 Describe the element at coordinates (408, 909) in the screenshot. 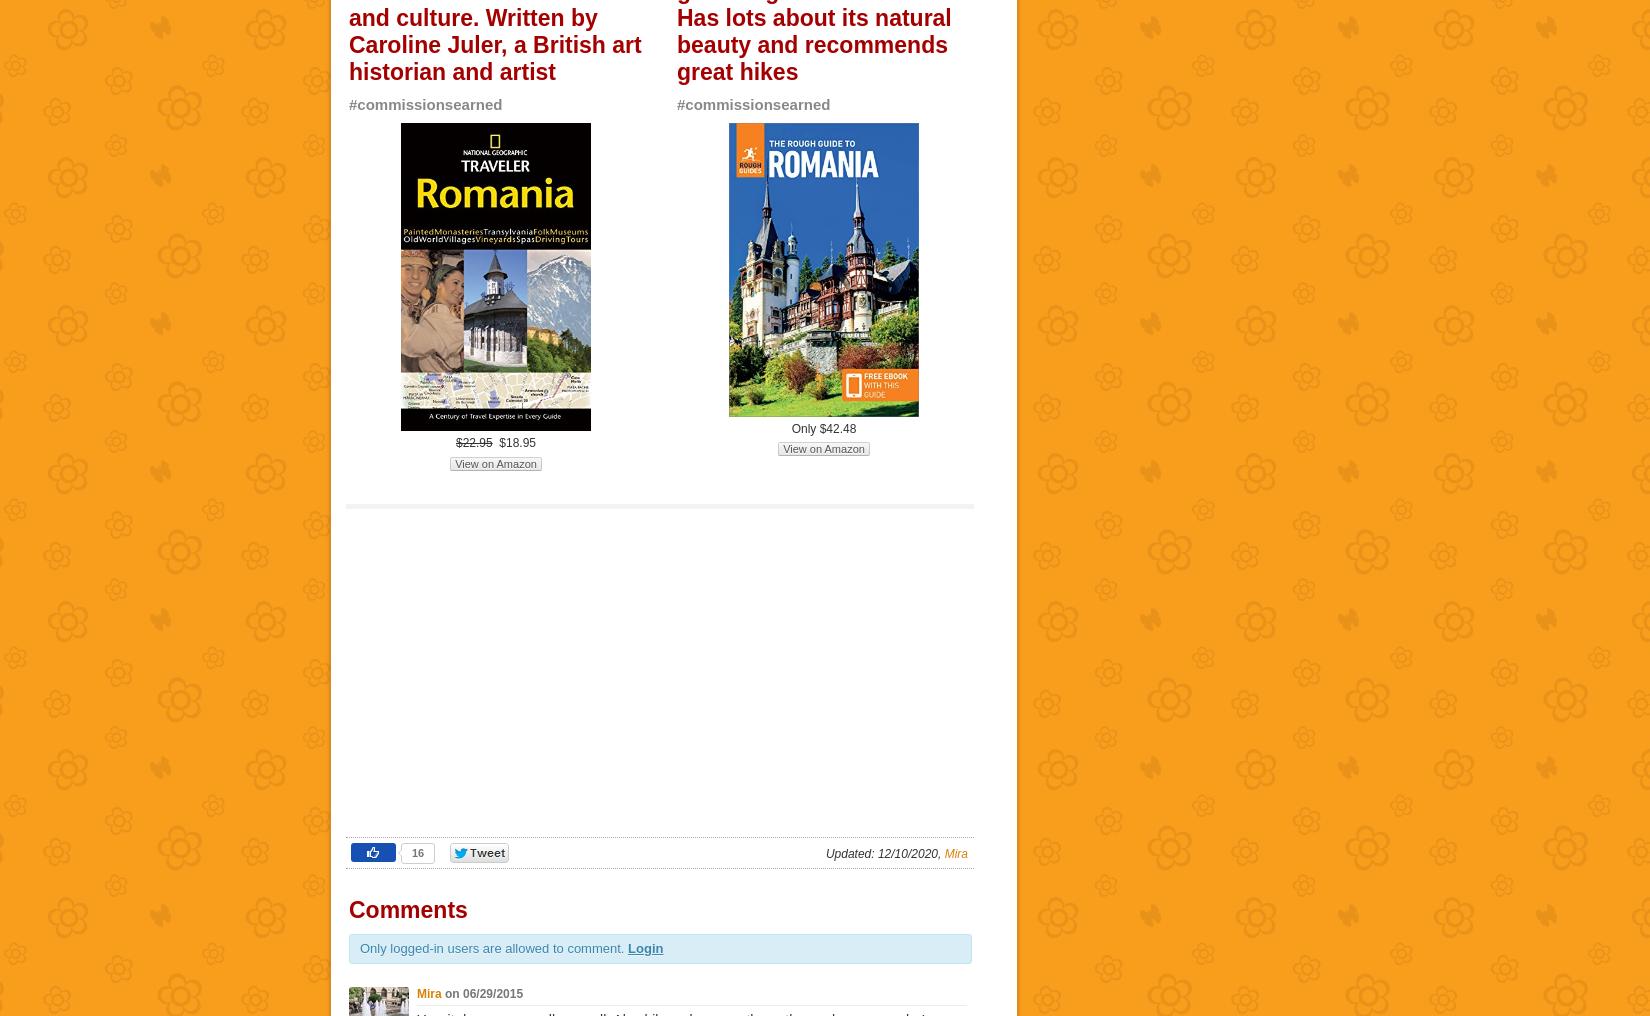

I see `'Comments'` at that location.